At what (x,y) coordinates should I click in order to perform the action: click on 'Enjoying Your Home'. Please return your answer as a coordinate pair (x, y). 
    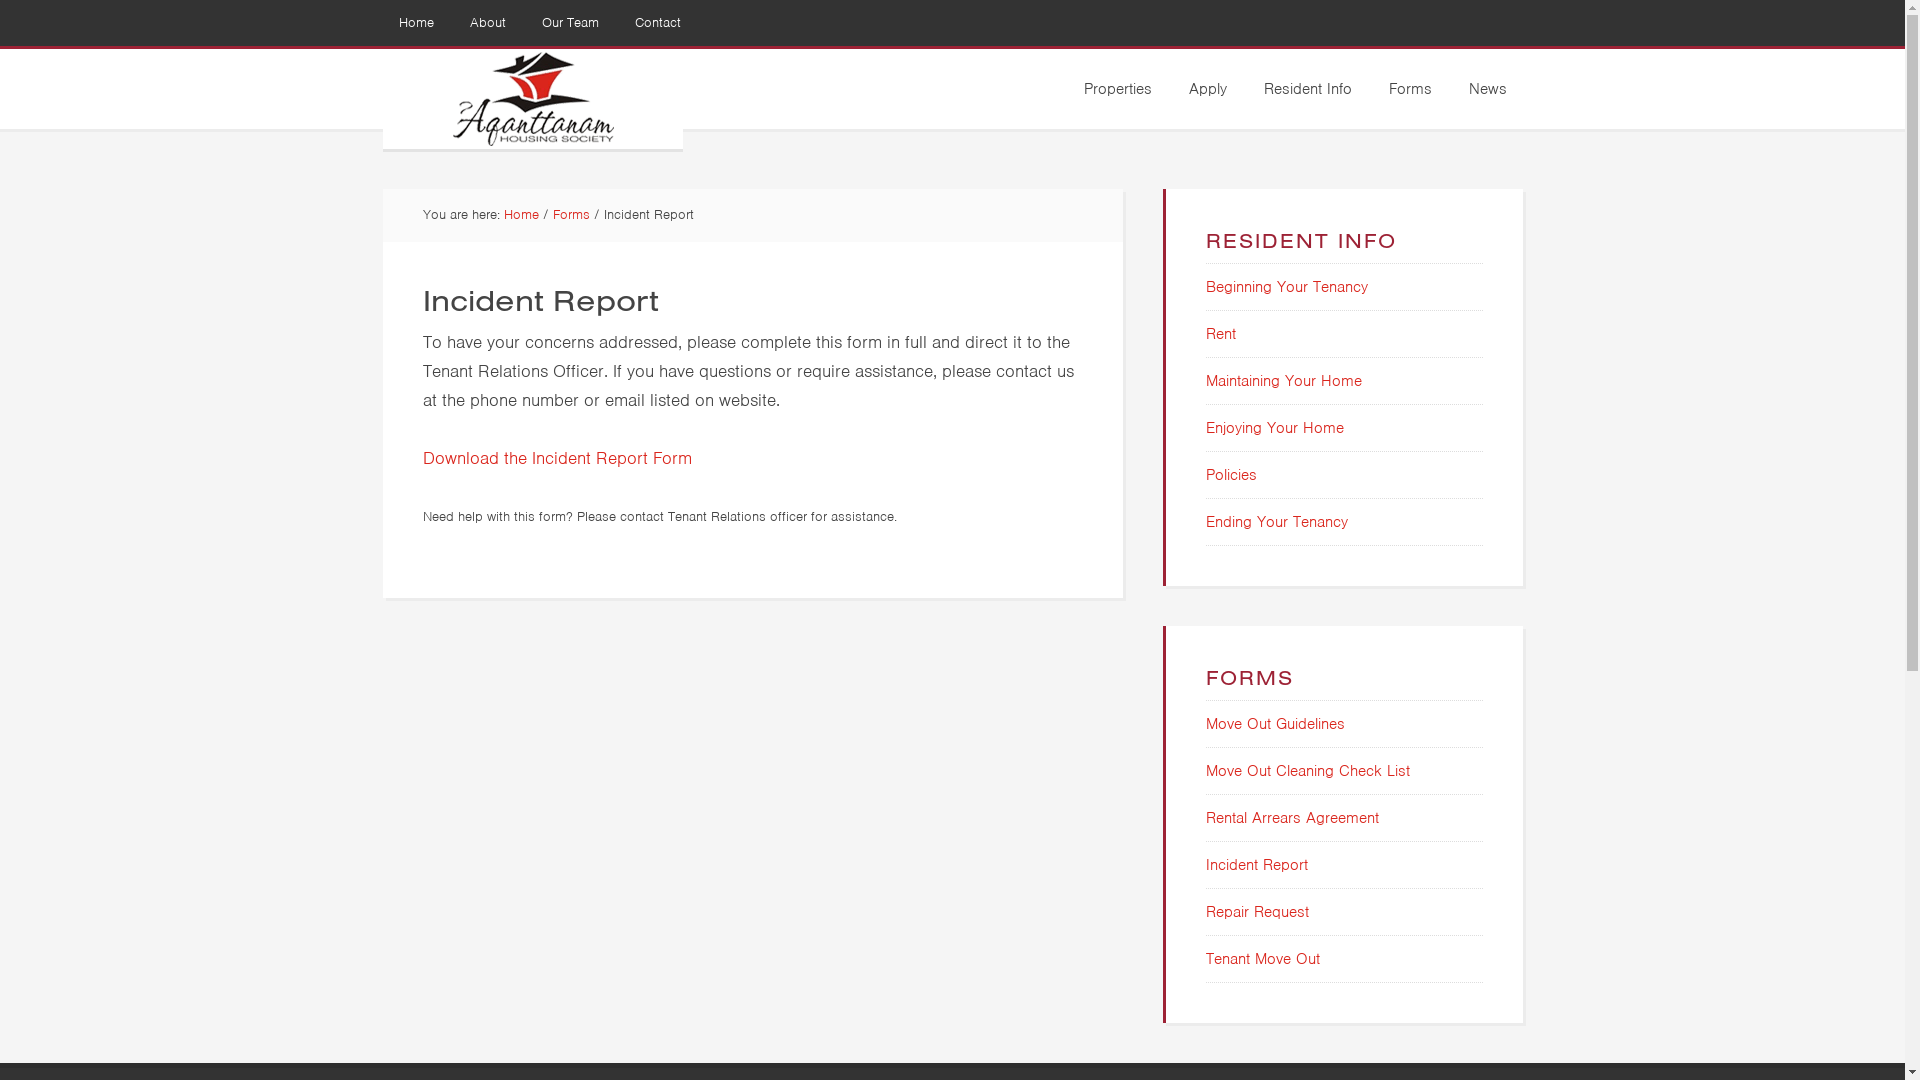
    Looking at the image, I should click on (1204, 427).